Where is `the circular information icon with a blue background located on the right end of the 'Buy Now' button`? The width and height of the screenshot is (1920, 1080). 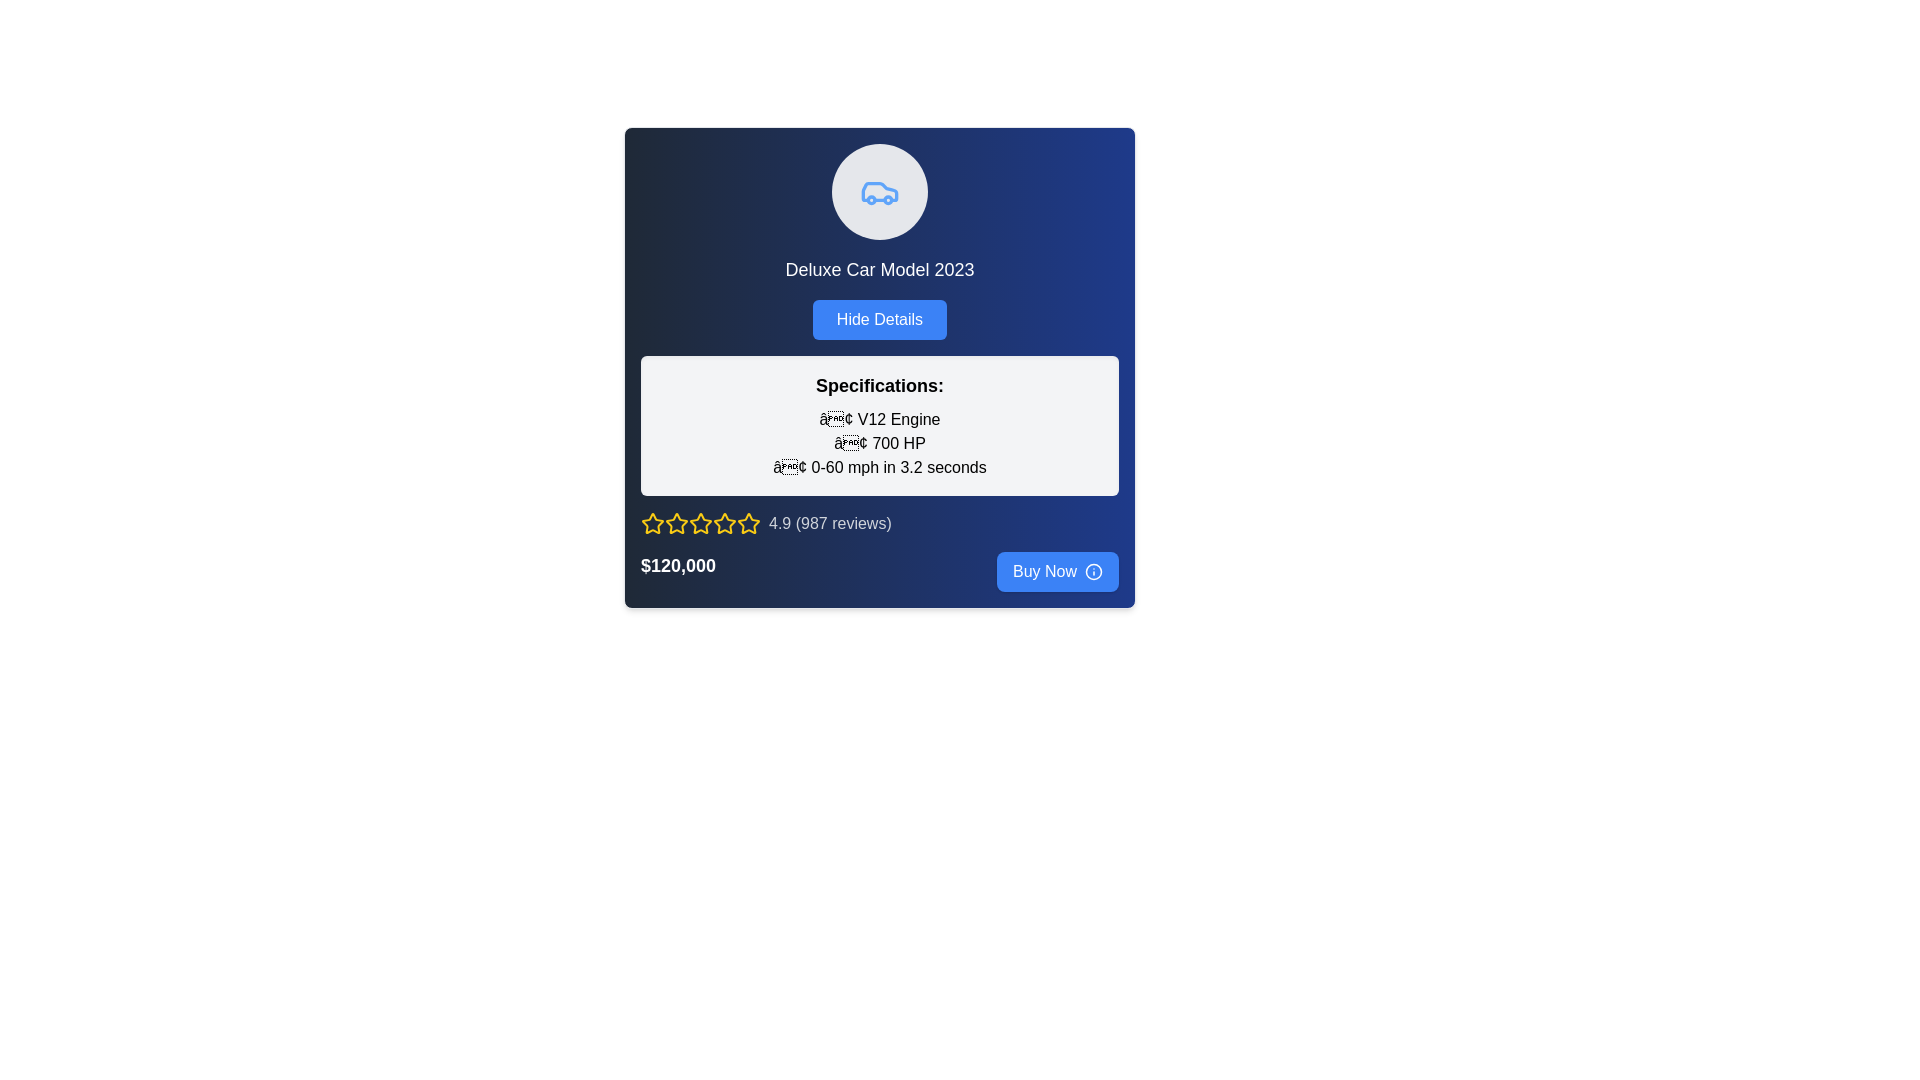 the circular information icon with a blue background located on the right end of the 'Buy Now' button is located at coordinates (1093, 571).